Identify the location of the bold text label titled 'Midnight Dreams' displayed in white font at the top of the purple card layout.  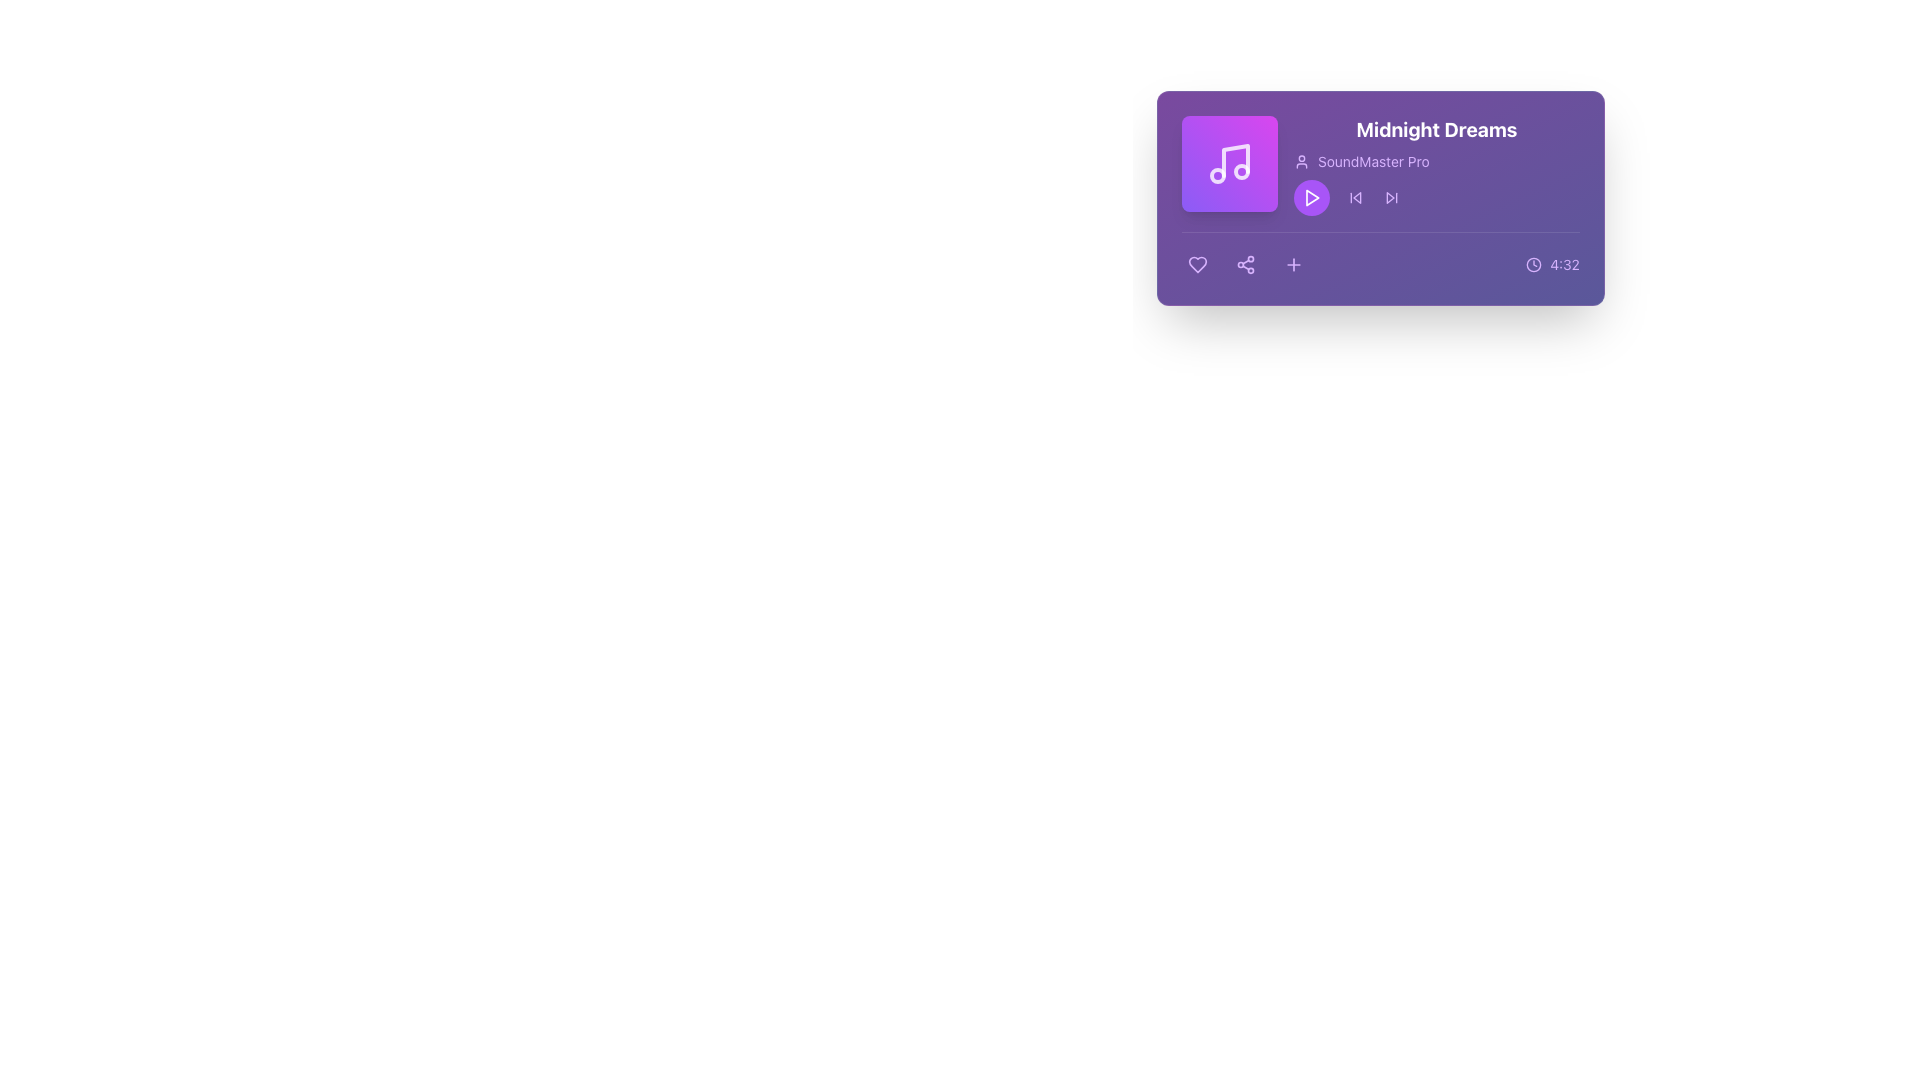
(1435, 130).